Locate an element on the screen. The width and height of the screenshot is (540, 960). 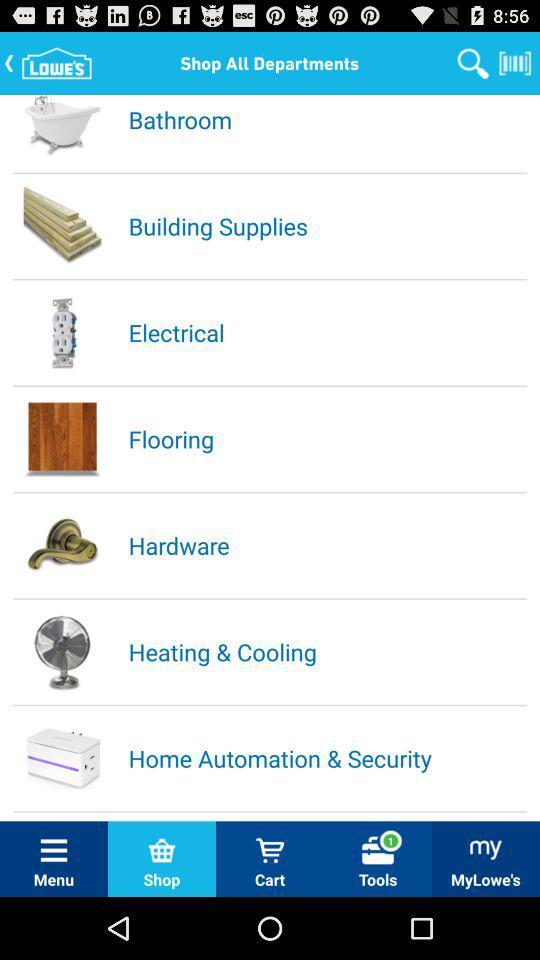
app below the heating & cooling app is located at coordinates (326, 757).